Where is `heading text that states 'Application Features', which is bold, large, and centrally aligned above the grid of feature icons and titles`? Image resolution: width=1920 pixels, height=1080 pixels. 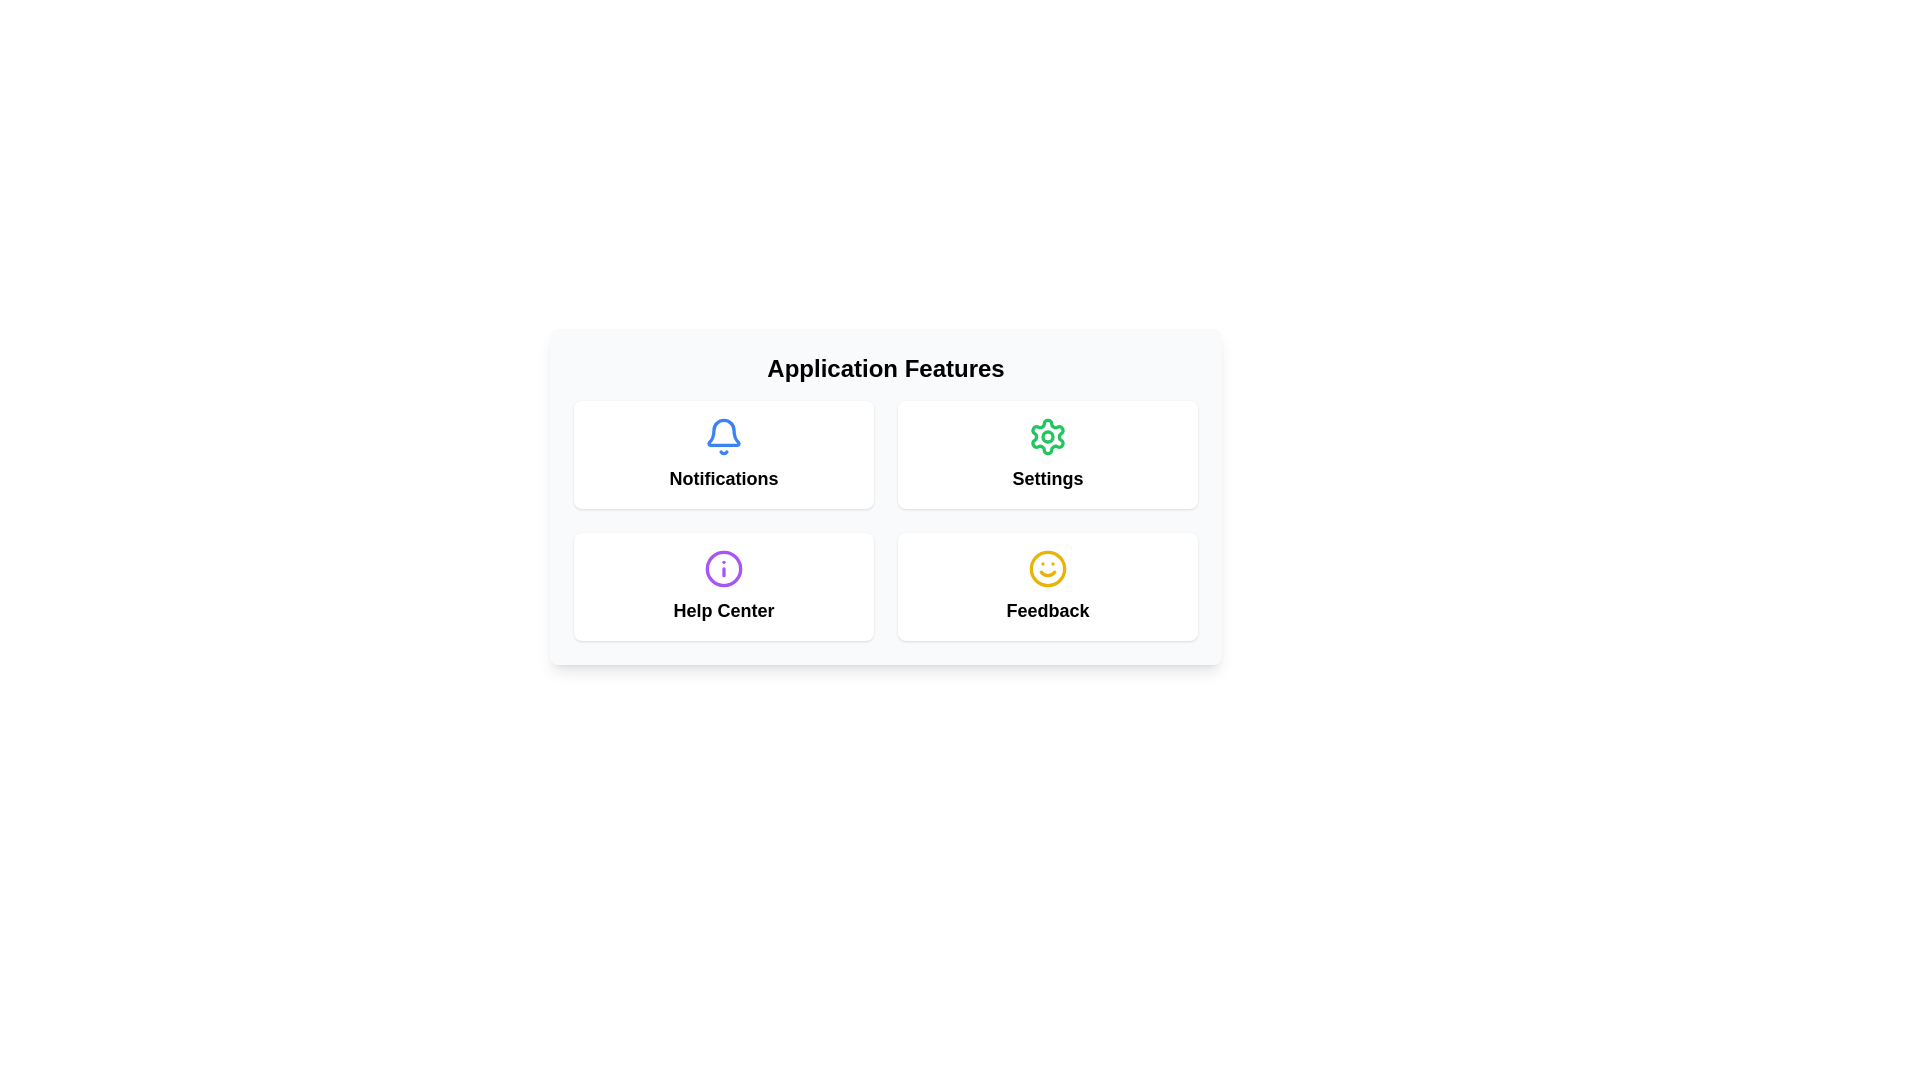 heading text that states 'Application Features', which is bold, large, and centrally aligned above the grid of feature icons and titles is located at coordinates (885, 369).